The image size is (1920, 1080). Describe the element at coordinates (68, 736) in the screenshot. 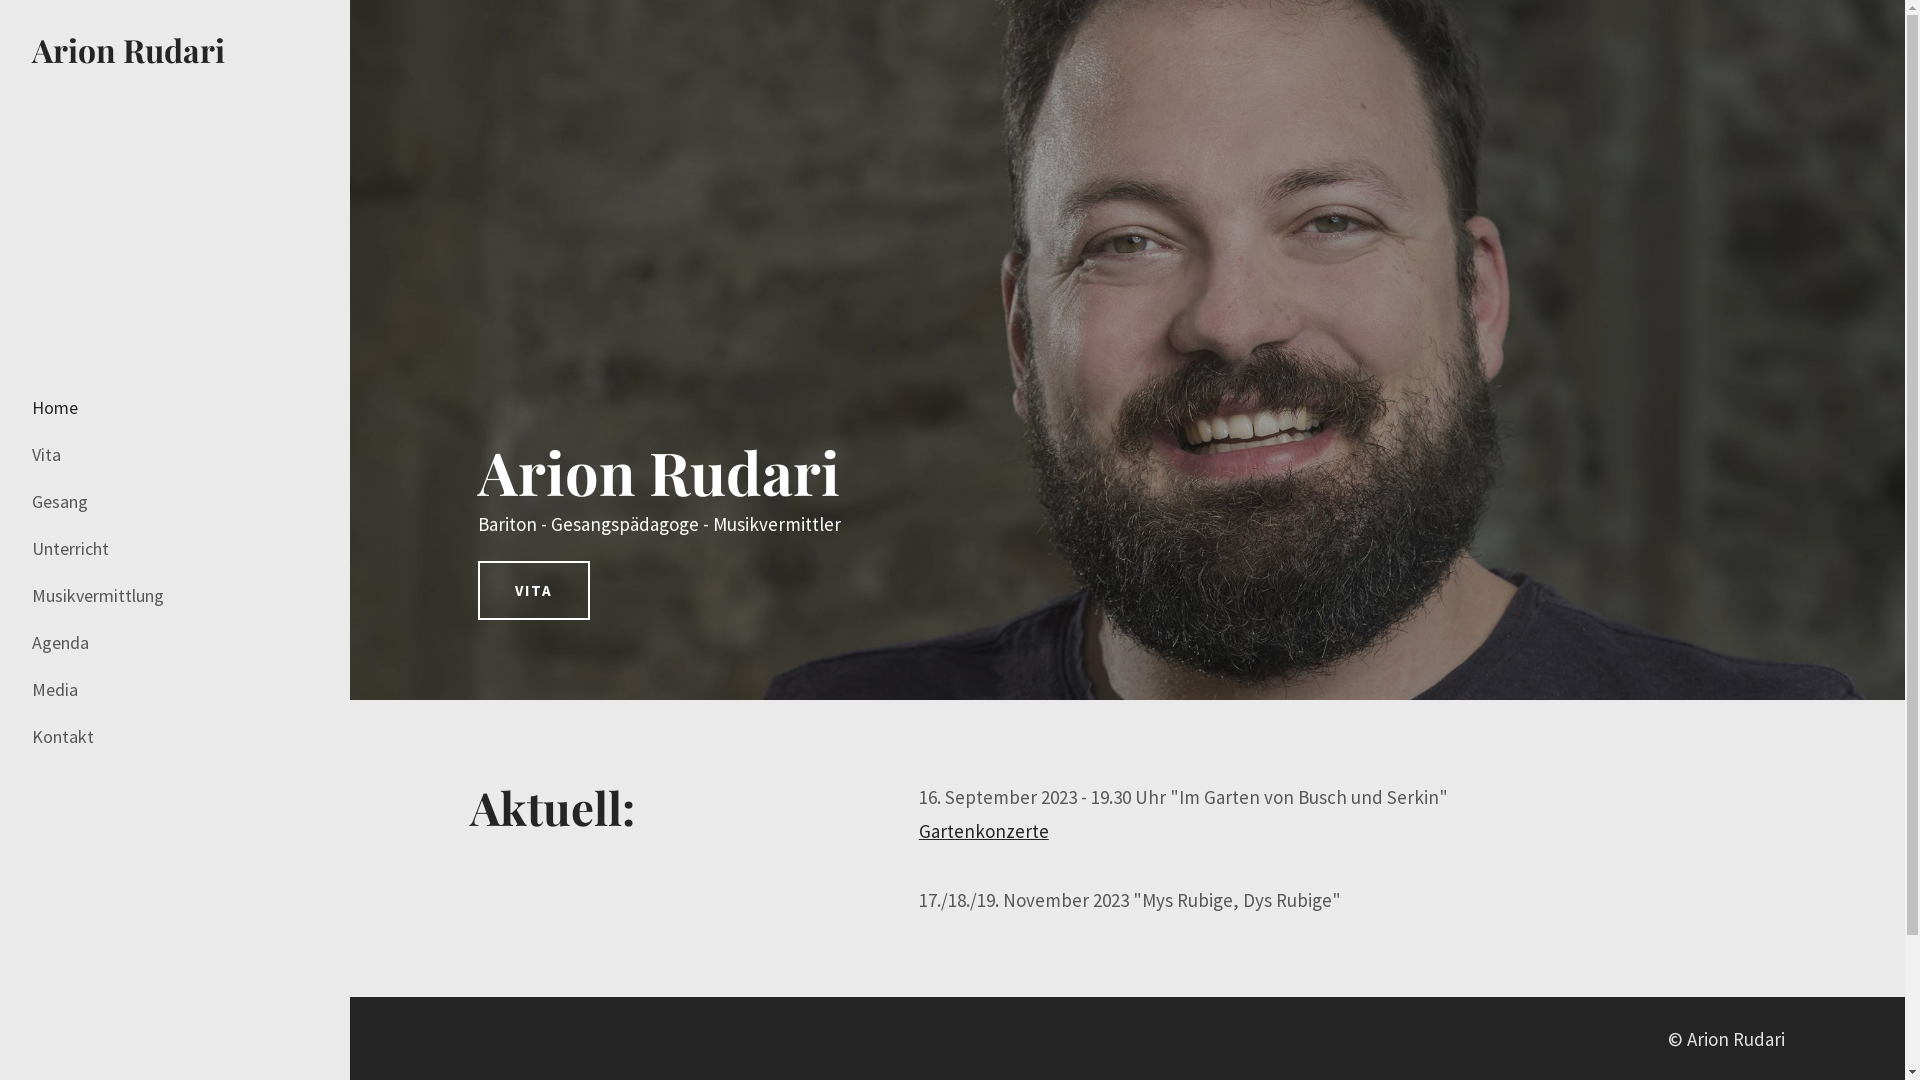

I see `'Kontakt'` at that location.